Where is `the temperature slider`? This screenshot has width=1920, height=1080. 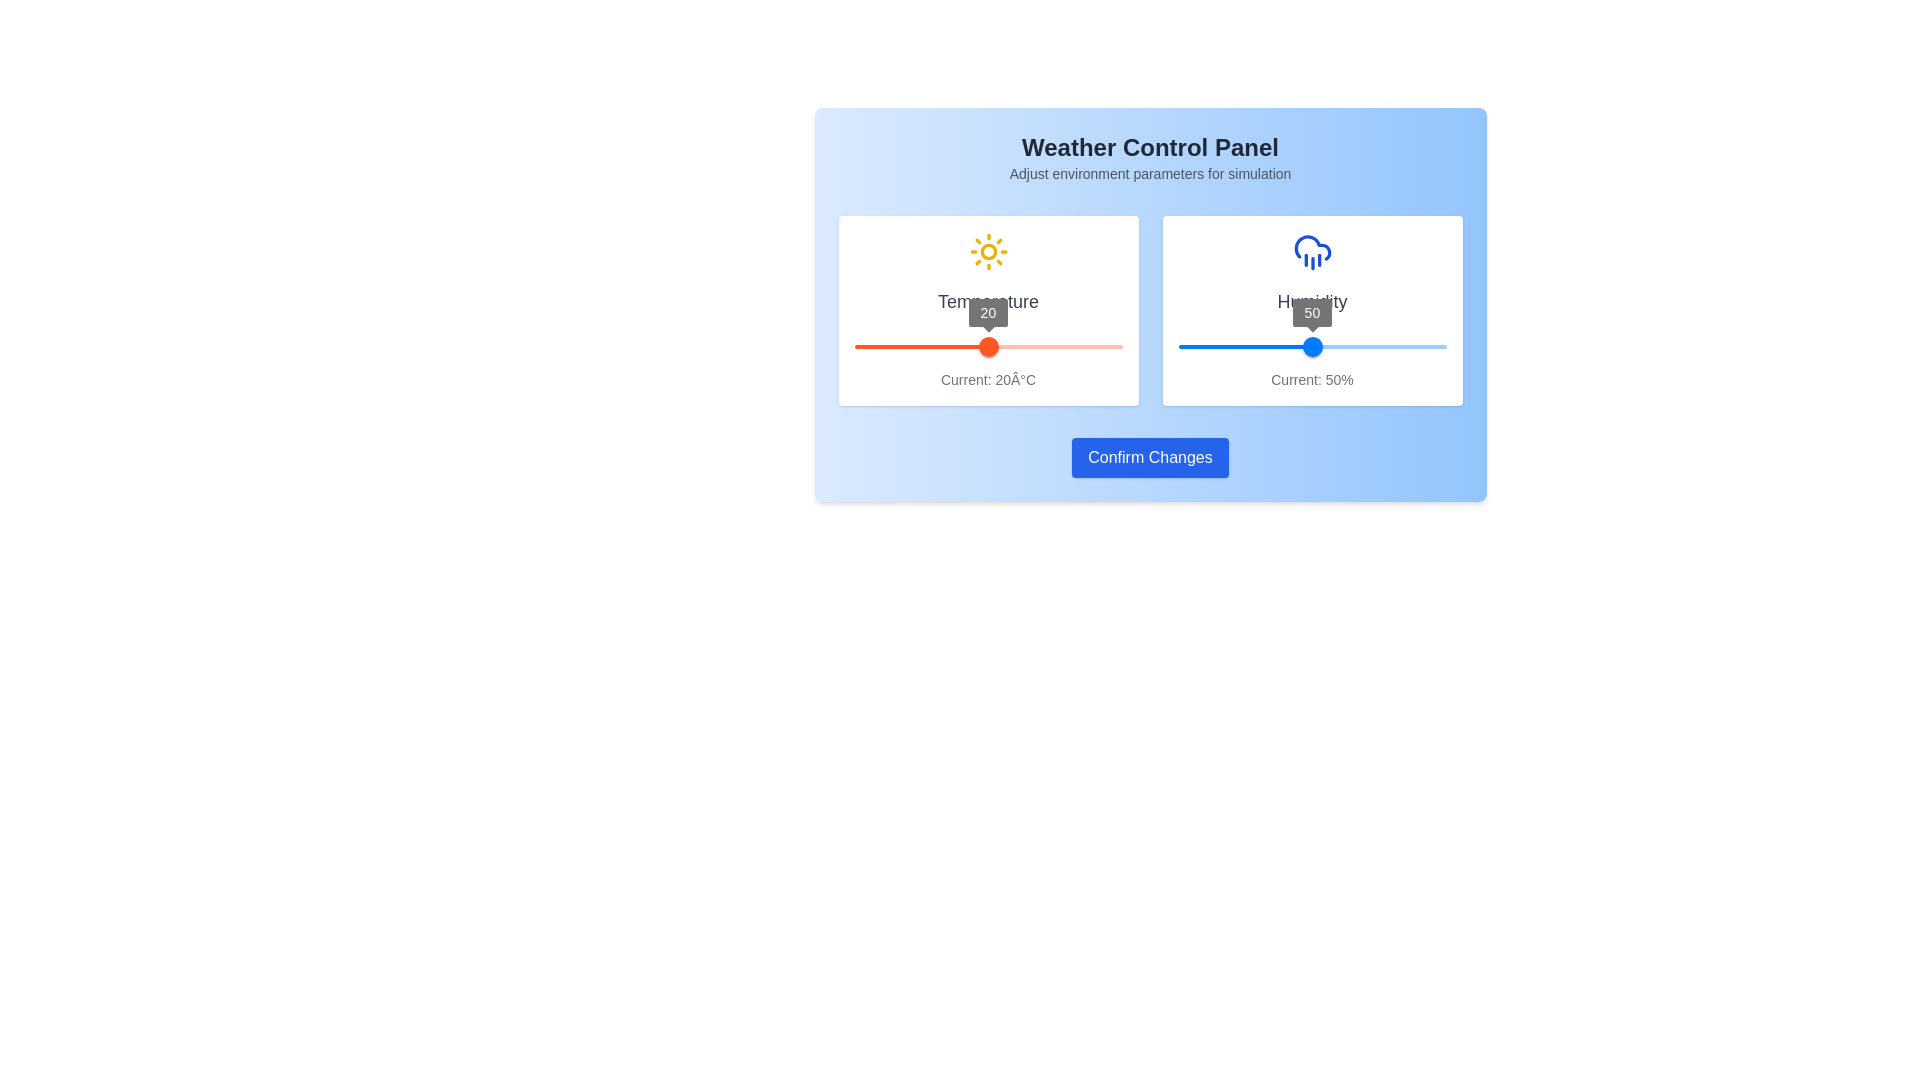
the temperature slider is located at coordinates (888, 346).